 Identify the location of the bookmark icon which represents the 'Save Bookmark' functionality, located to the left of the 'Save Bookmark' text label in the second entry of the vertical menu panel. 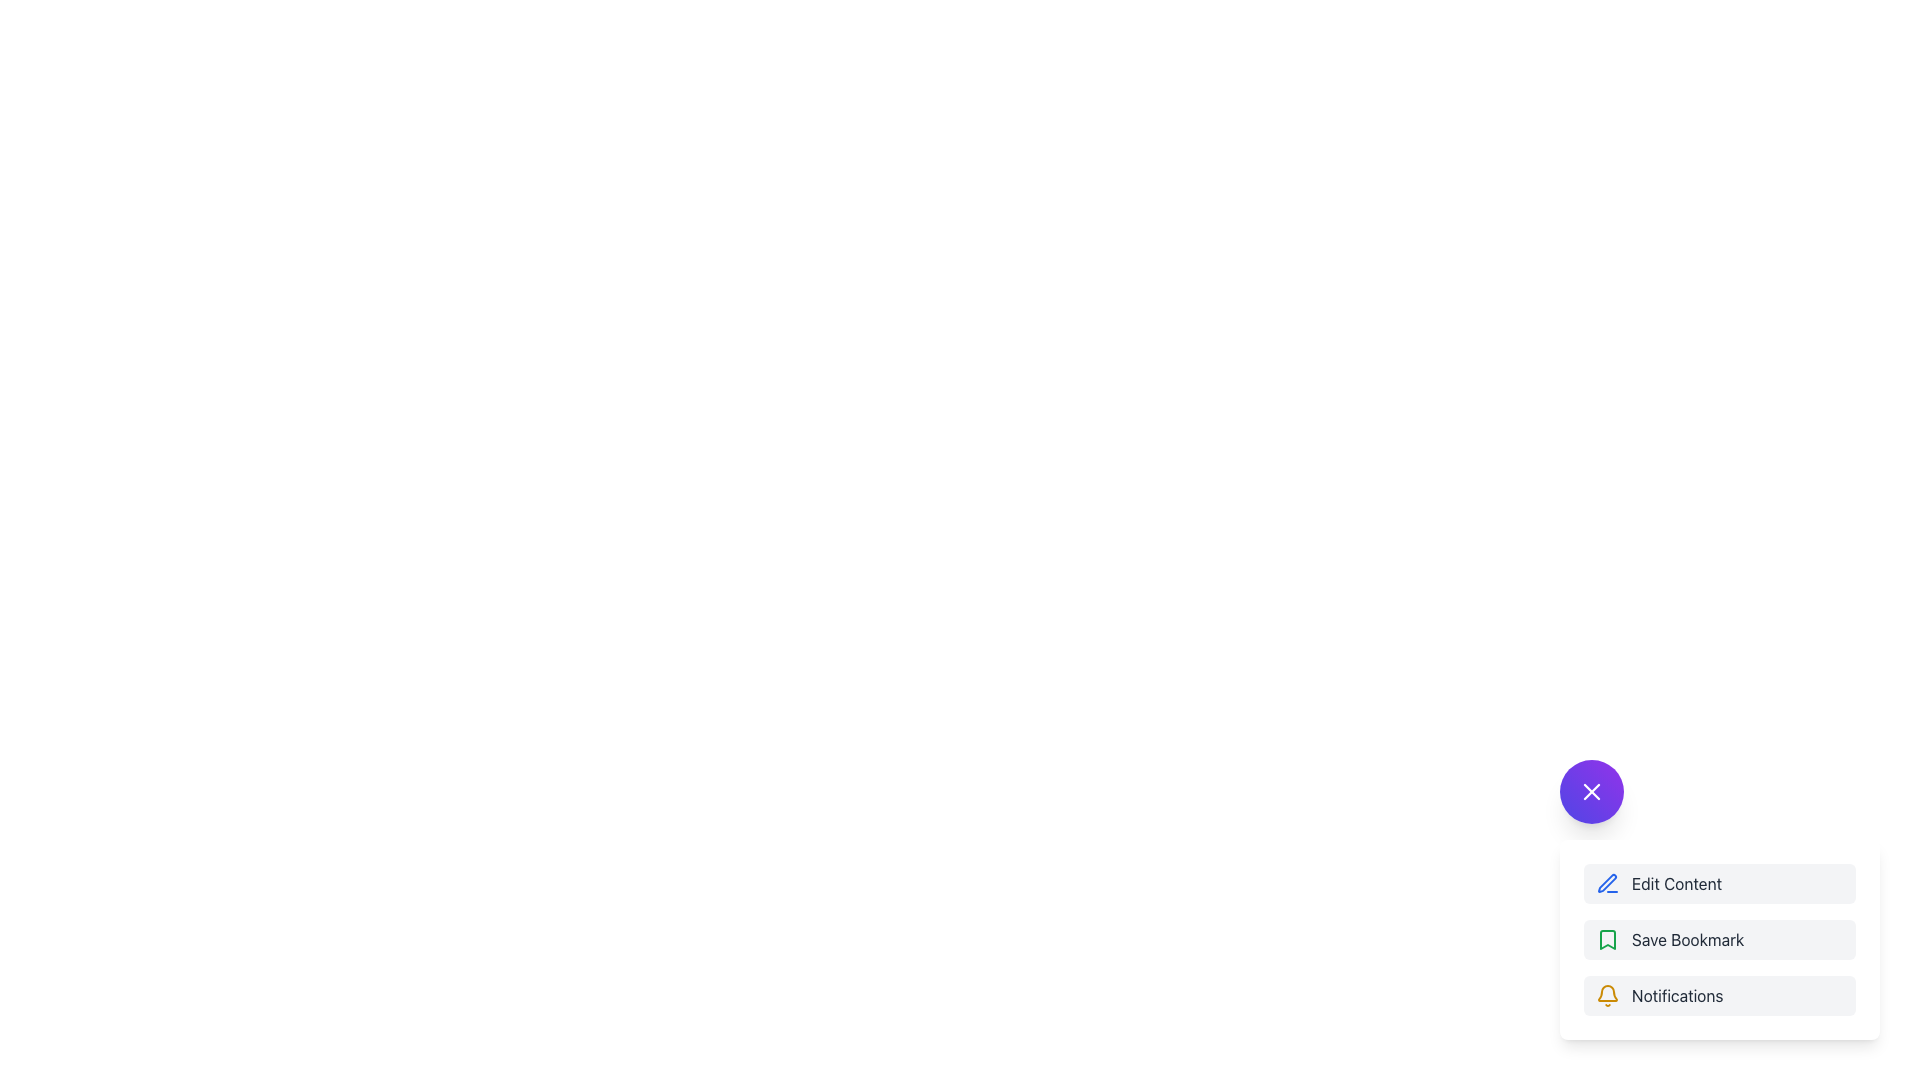
(1608, 940).